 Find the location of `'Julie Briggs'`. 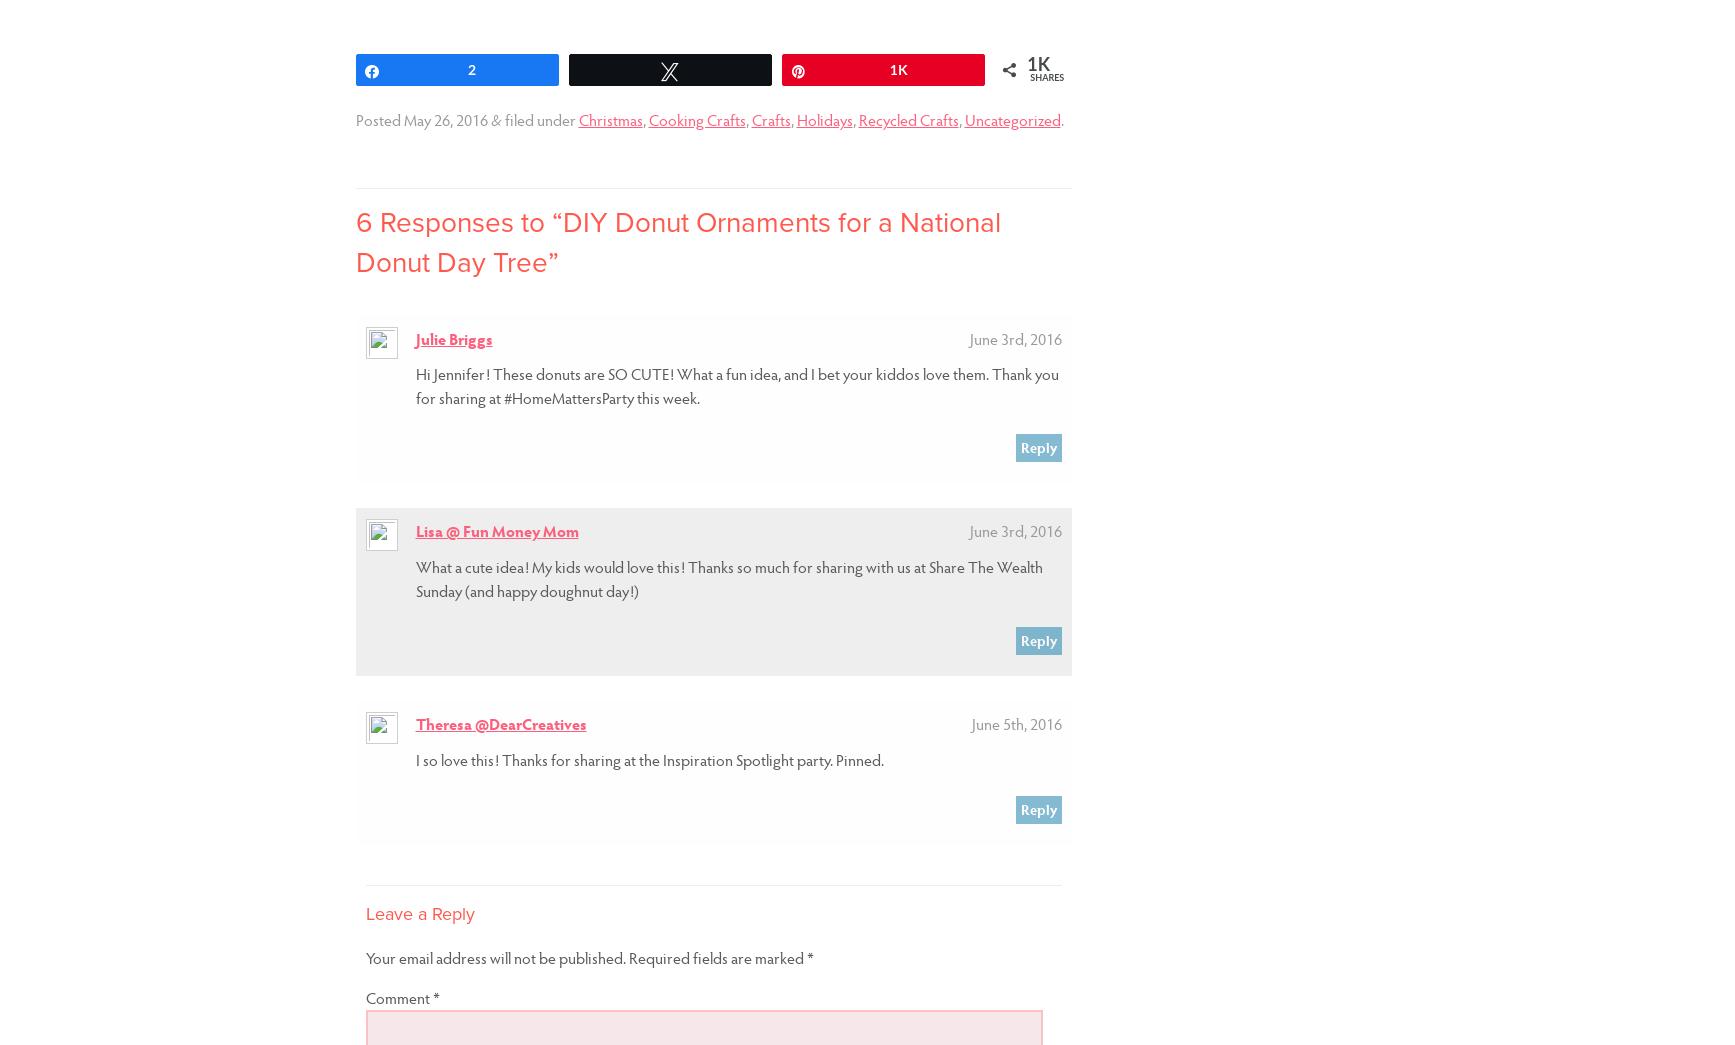

'Julie Briggs' is located at coordinates (453, 337).